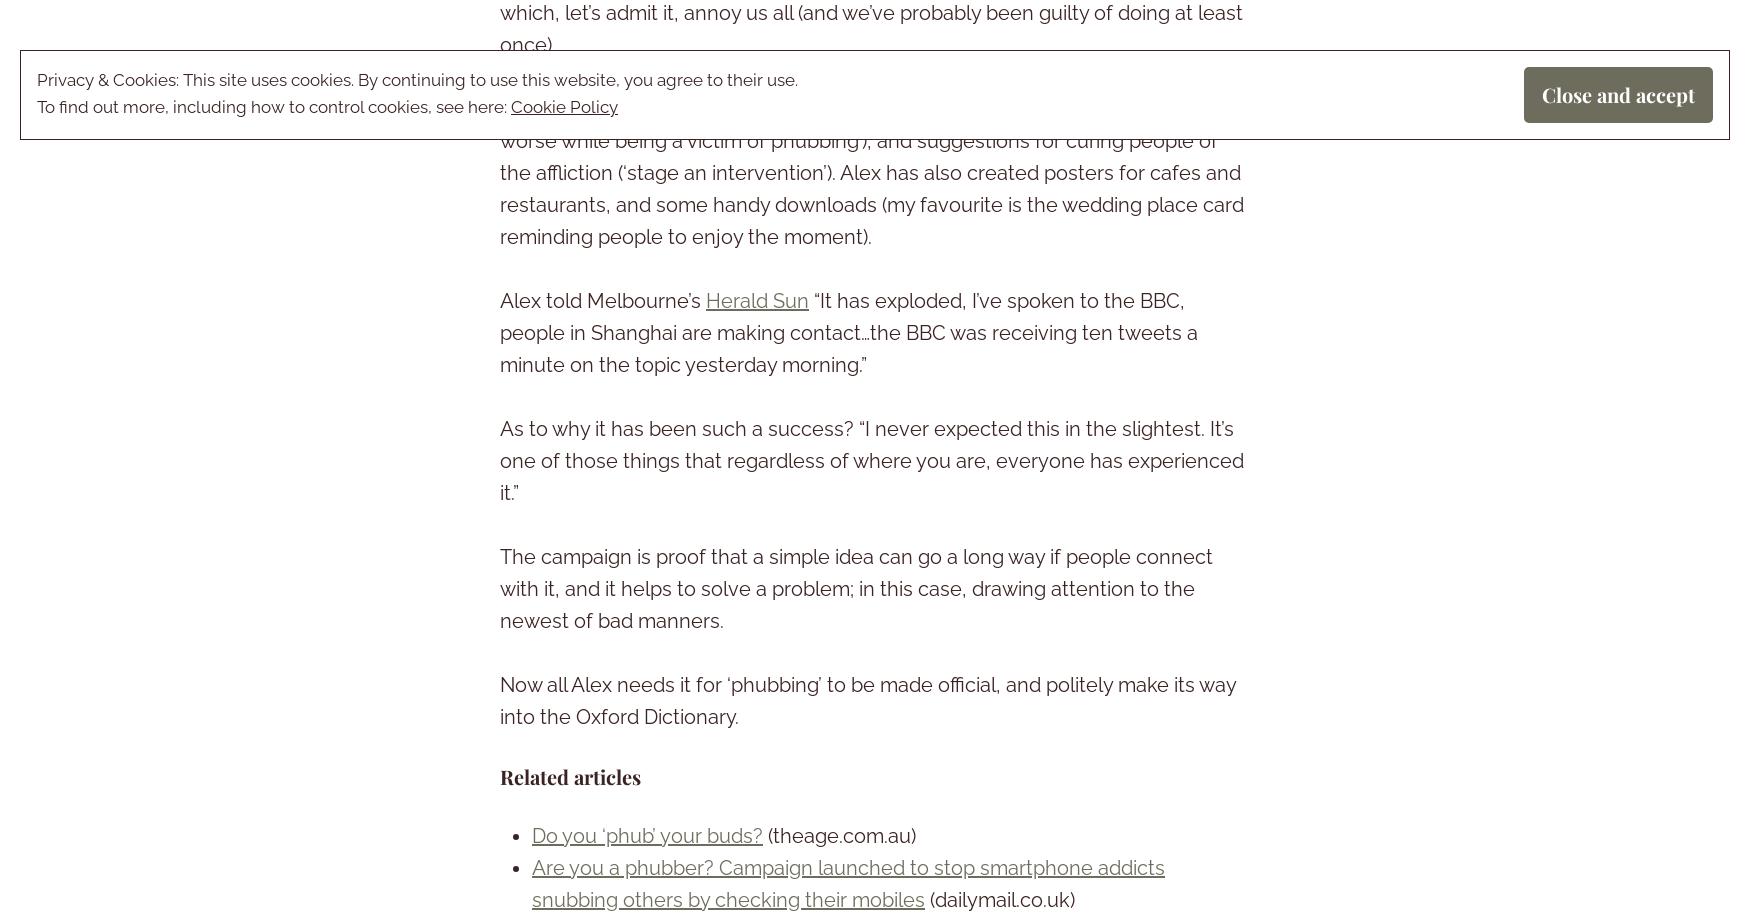  Describe the element at coordinates (999, 899) in the screenshot. I see `'(dailymail.co.uk)'` at that location.